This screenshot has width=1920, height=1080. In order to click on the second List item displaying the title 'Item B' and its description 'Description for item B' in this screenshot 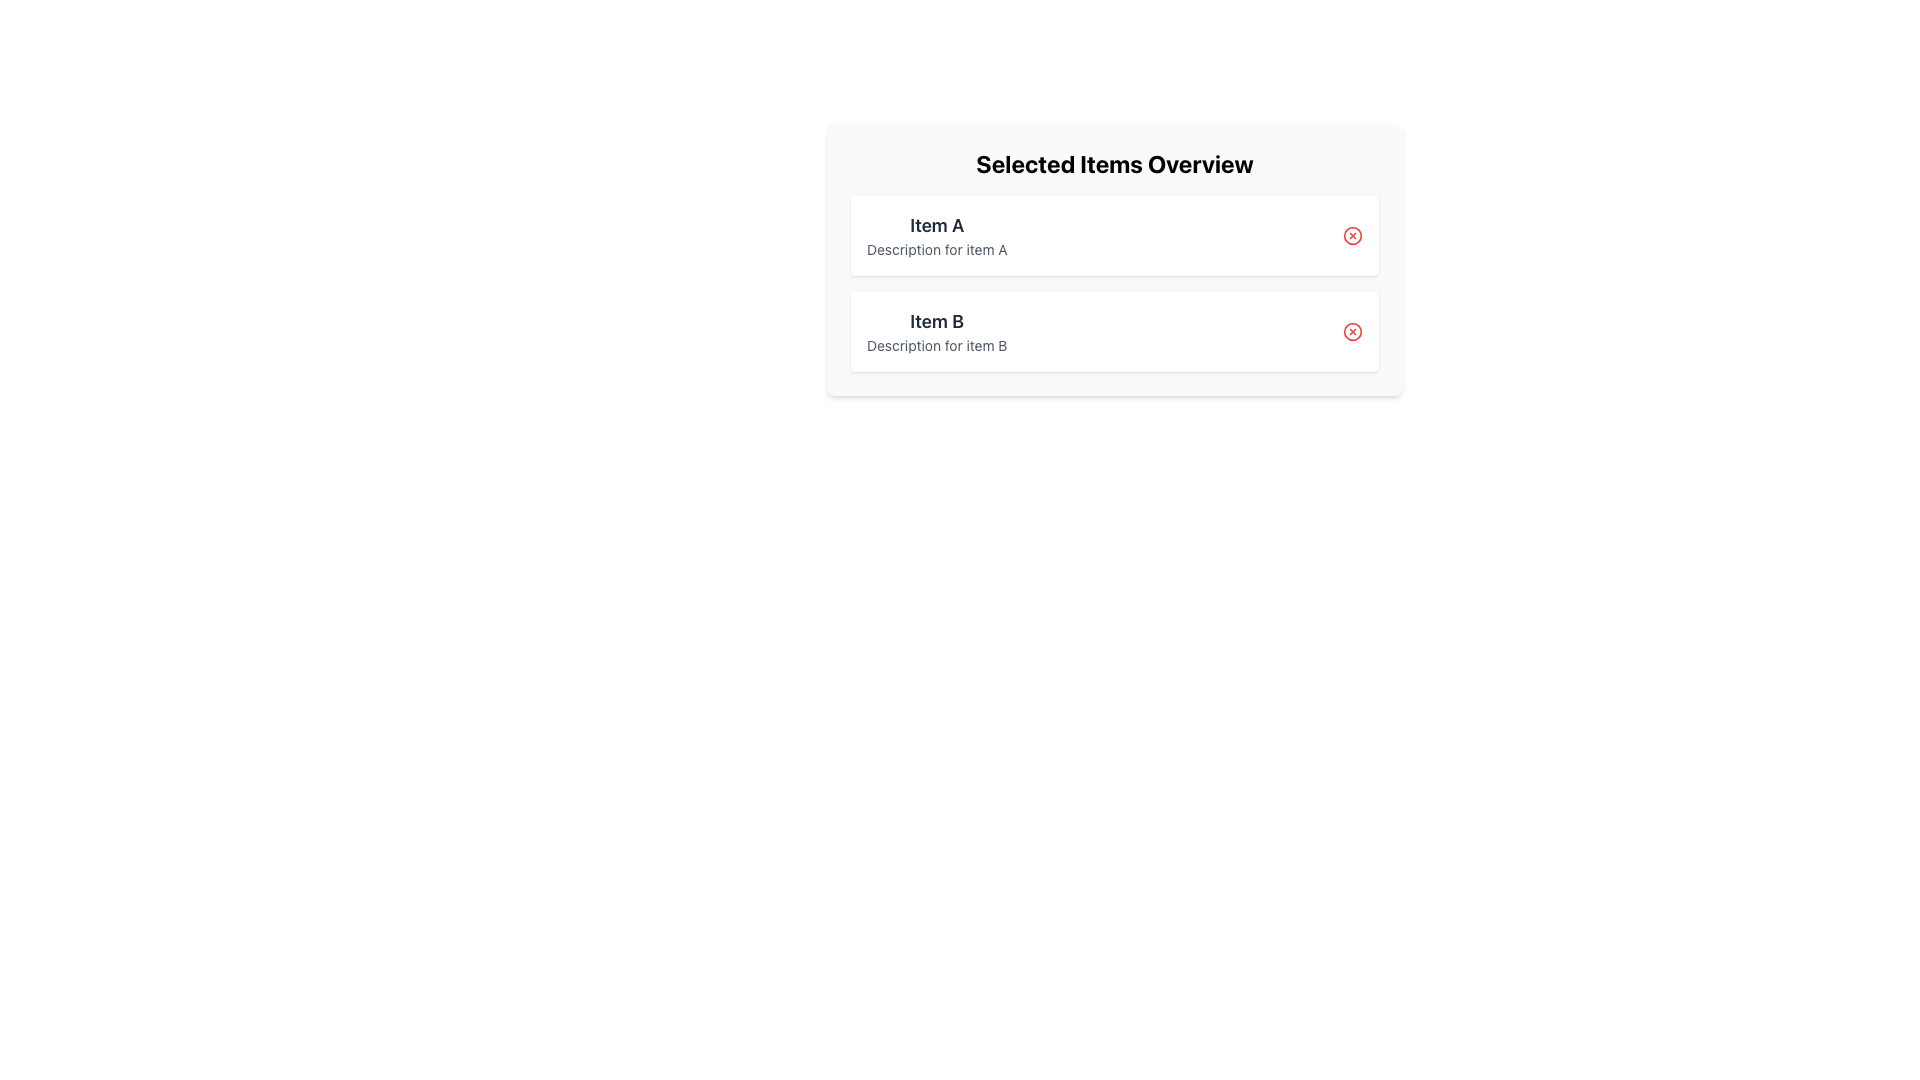, I will do `click(935, 330)`.